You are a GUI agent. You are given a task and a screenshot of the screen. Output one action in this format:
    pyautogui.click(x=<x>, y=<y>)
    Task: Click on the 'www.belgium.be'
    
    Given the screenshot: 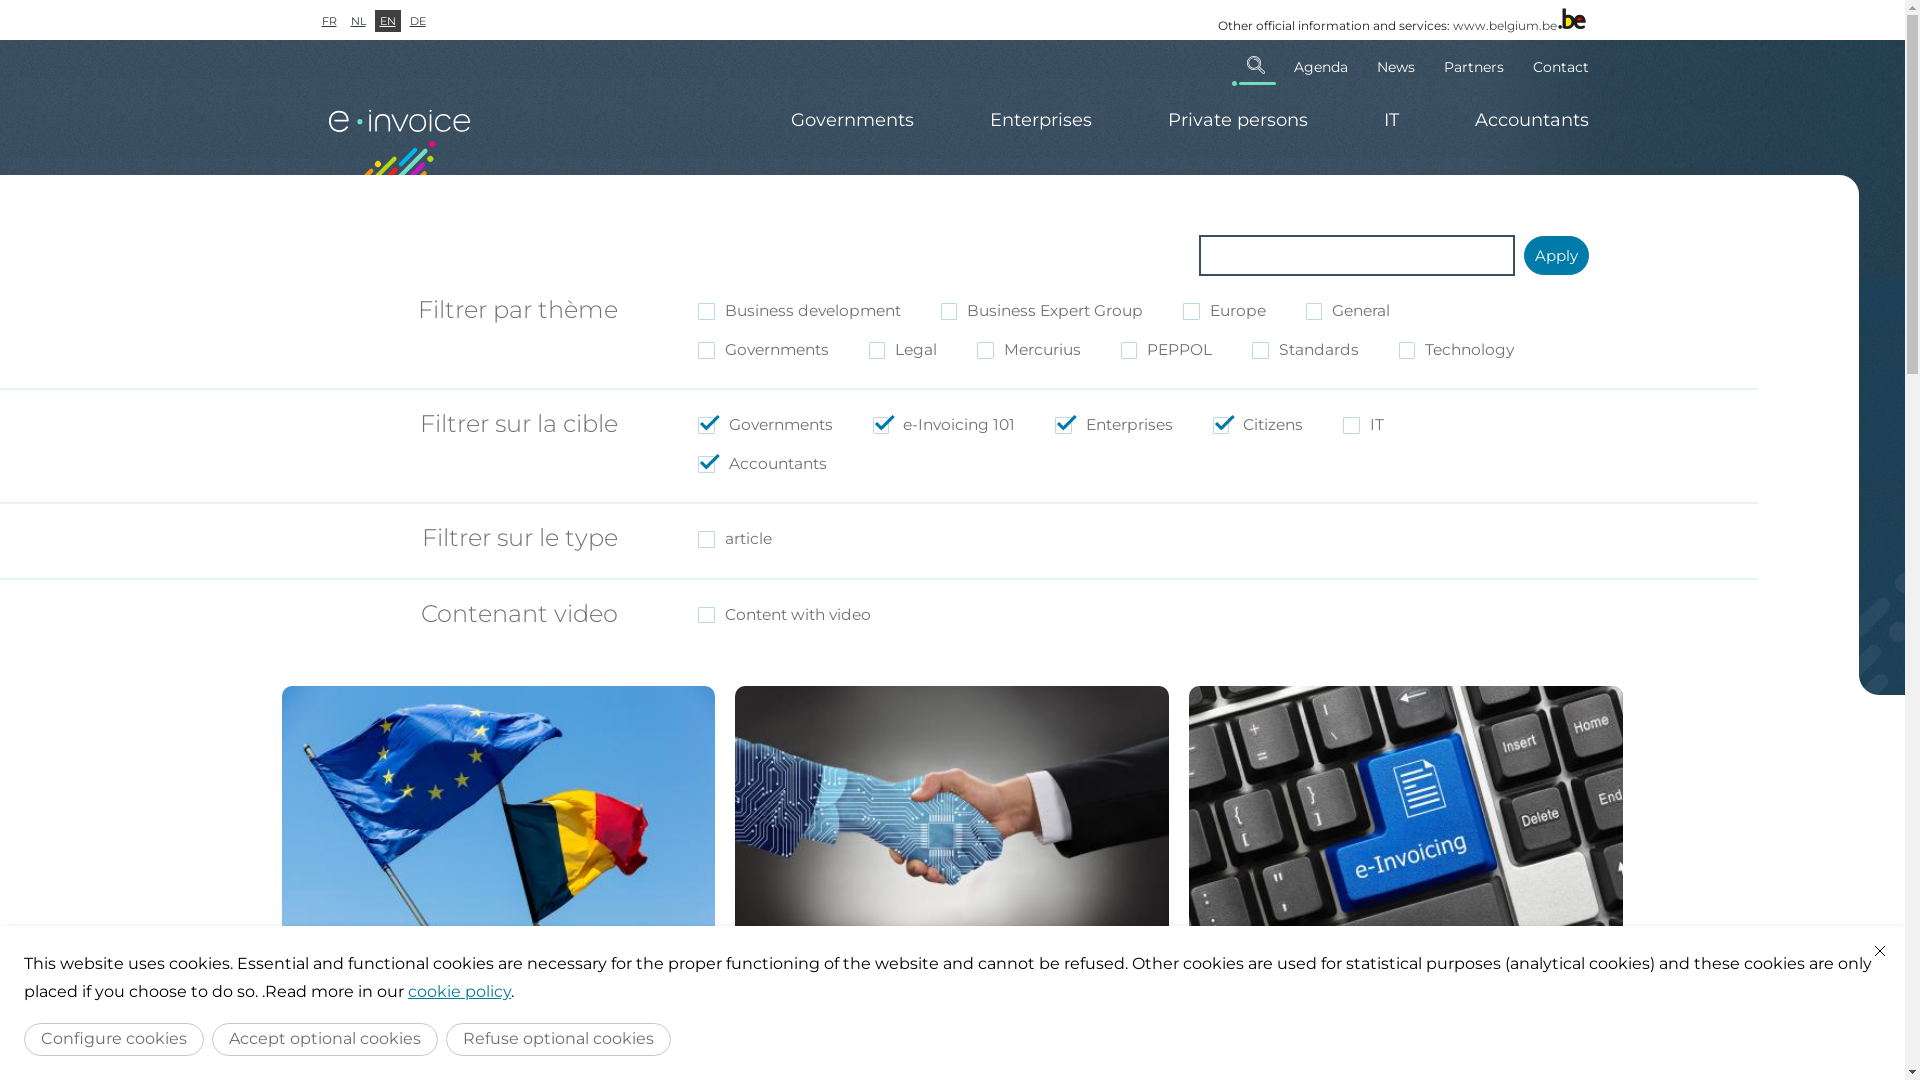 What is the action you would take?
    pyautogui.click(x=1503, y=25)
    